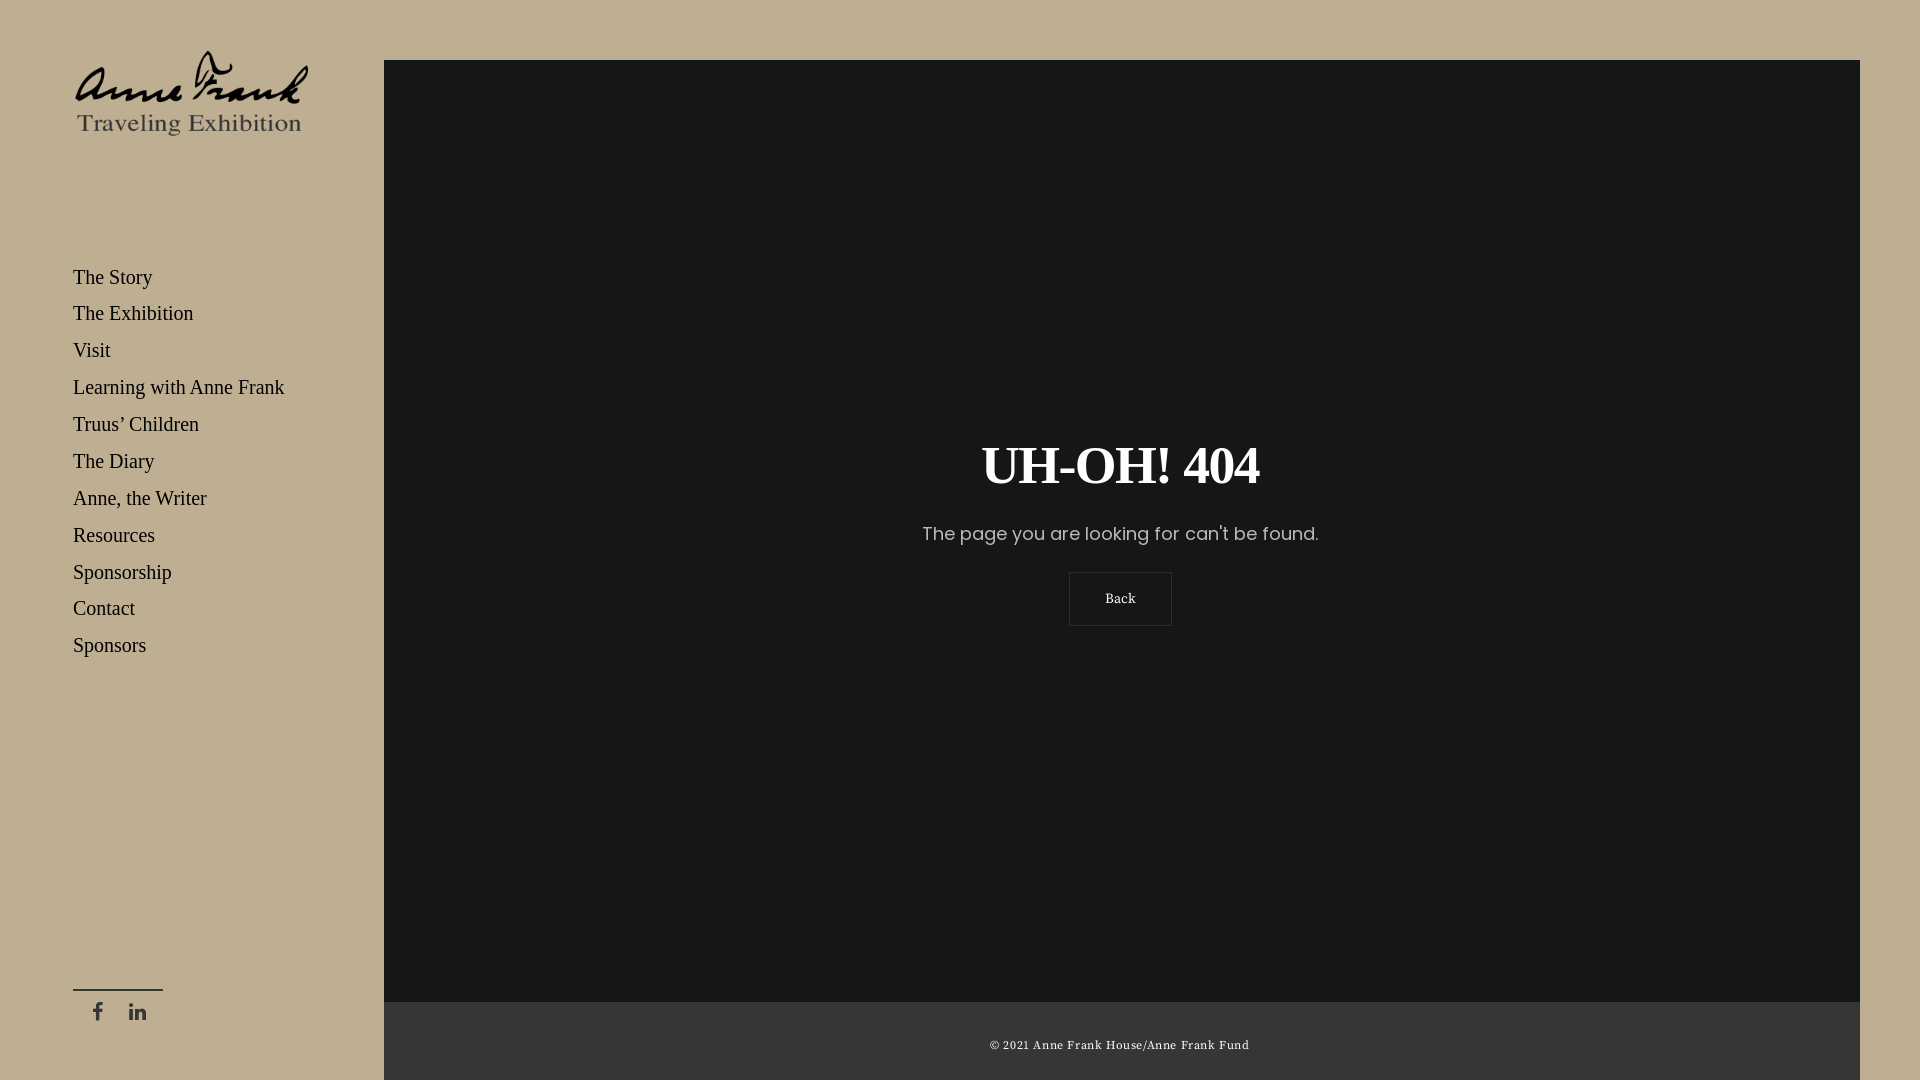 The height and width of the screenshot is (1080, 1920). What do you see at coordinates (192, 572) in the screenshot?
I see `'Sponsorship'` at bounding box center [192, 572].